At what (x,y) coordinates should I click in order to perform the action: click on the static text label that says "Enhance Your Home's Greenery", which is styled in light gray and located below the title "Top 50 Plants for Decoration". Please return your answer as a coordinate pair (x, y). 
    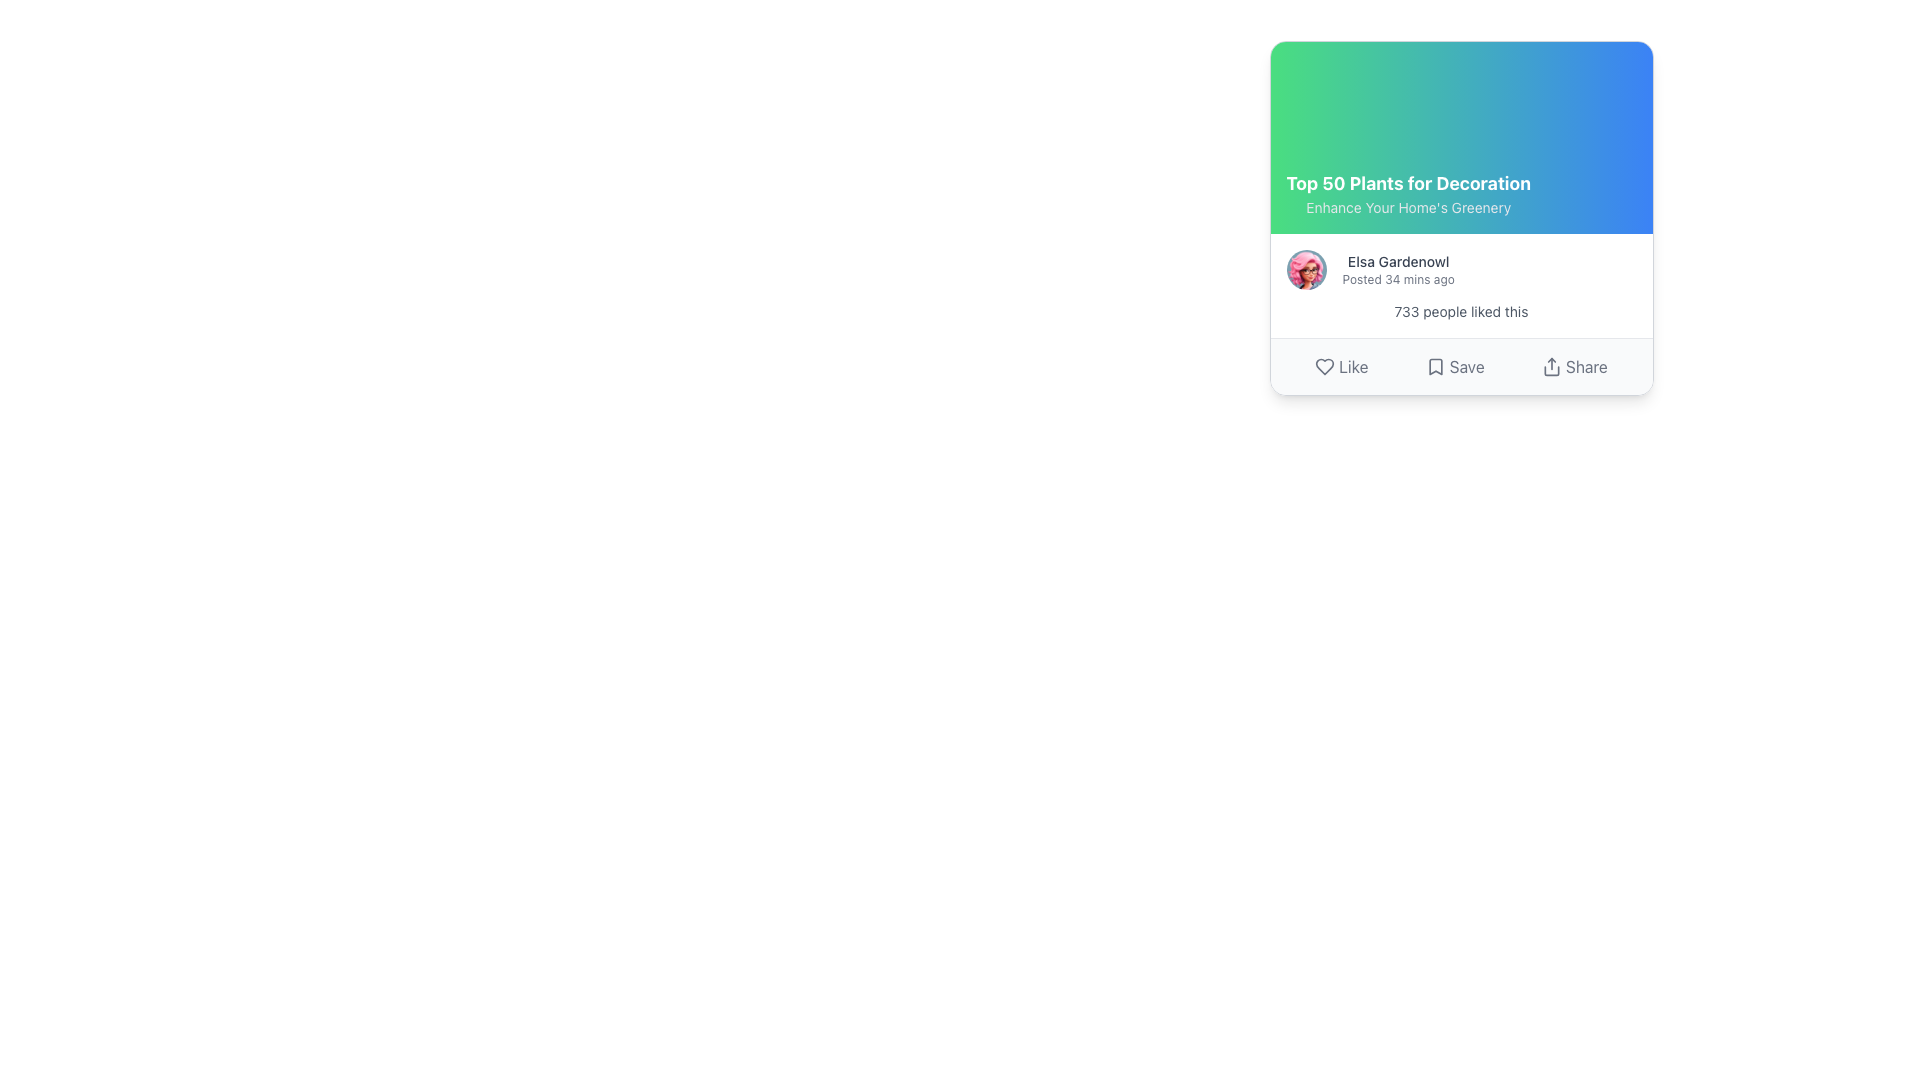
    Looking at the image, I should click on (1407, 208).